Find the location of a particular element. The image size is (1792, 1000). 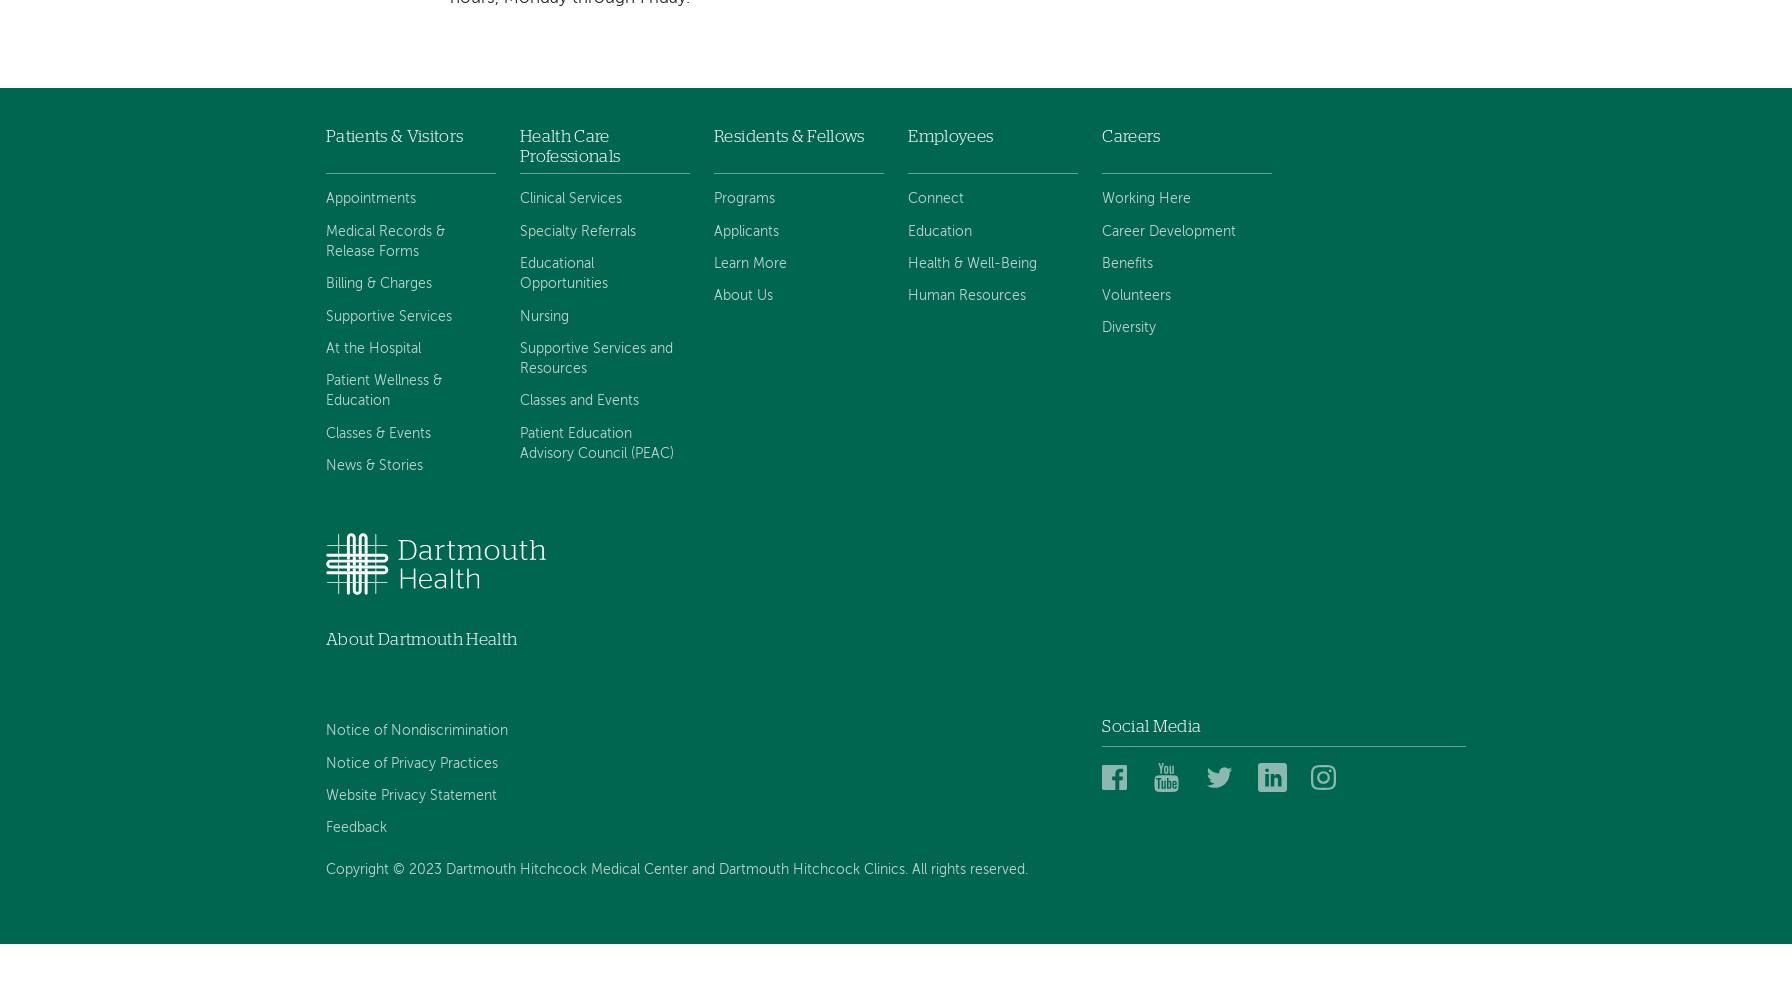

'Patient Education Advisory Council (PEAC)' is located at coordinates (596, 442).